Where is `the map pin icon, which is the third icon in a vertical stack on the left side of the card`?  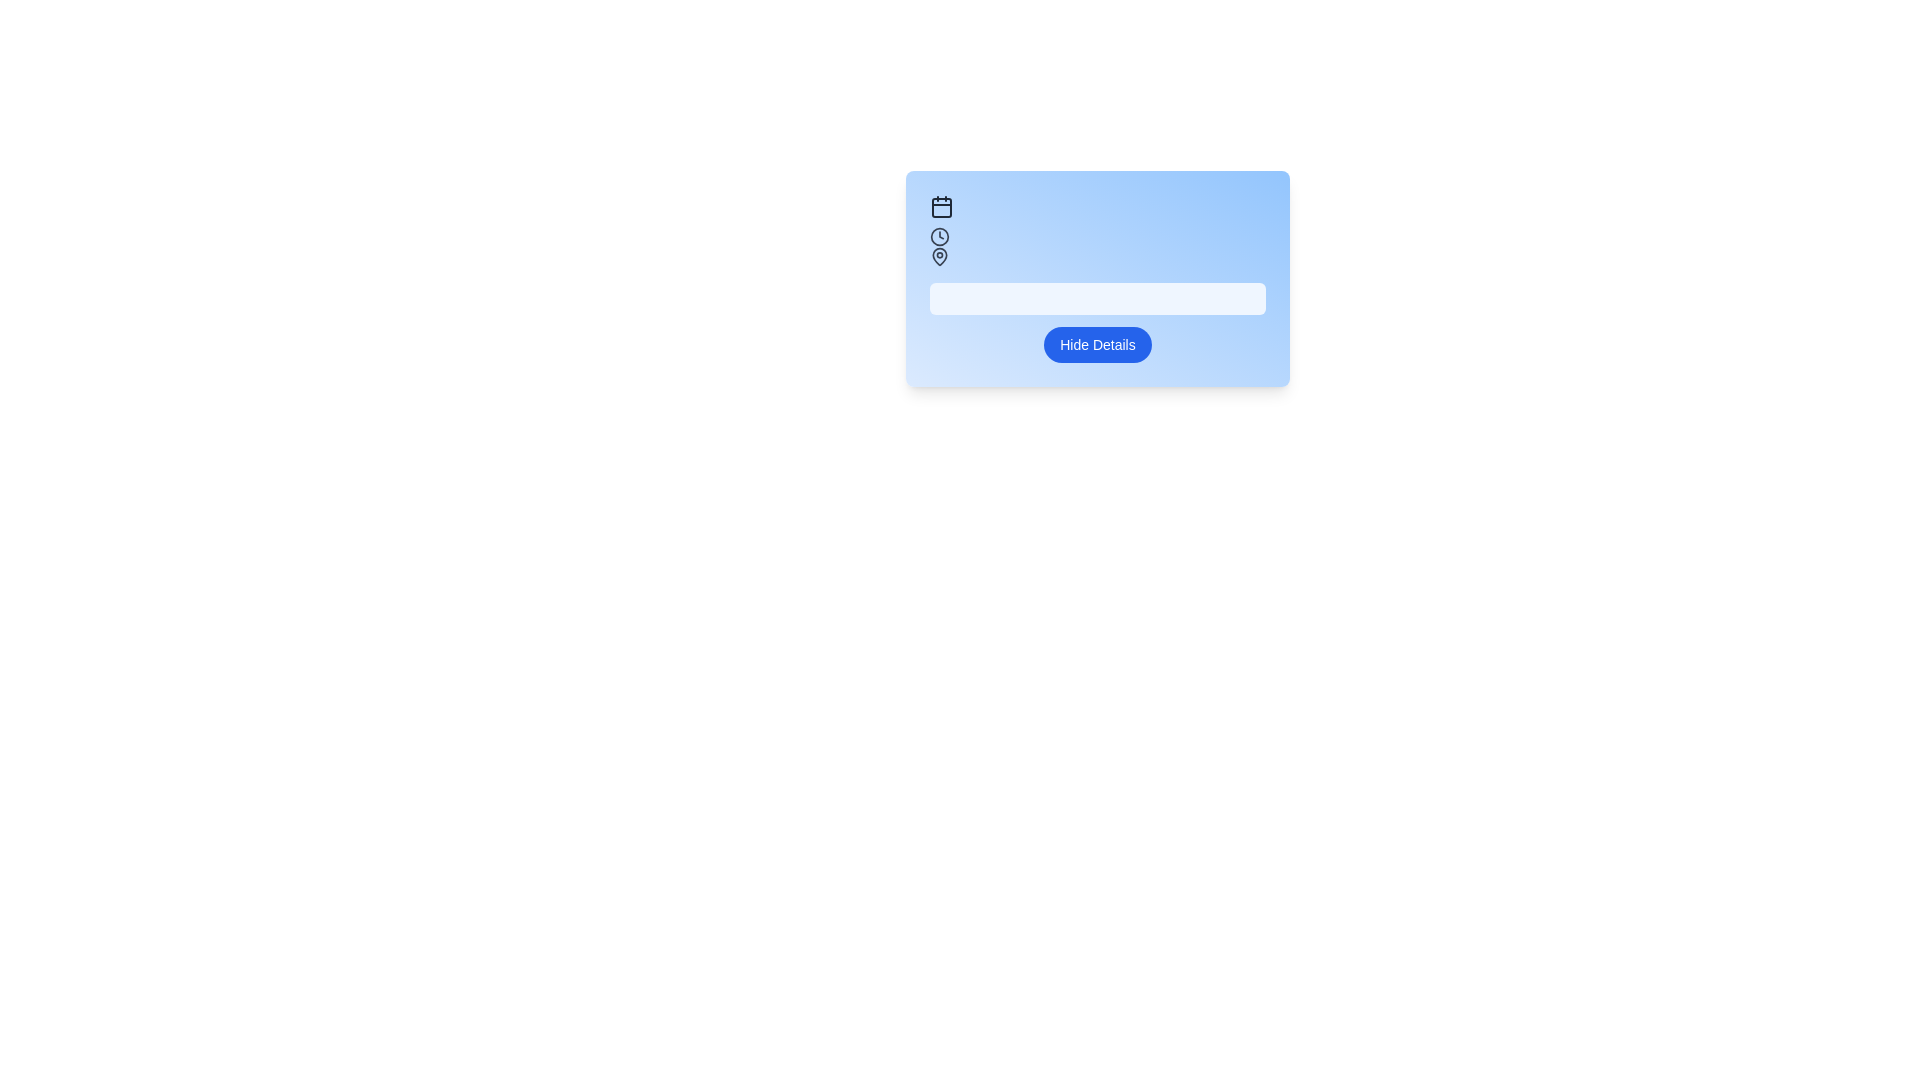 the map pin icon, which is the third icon in a vertical stack on the left side of the card is located at coordinates (939, 256).